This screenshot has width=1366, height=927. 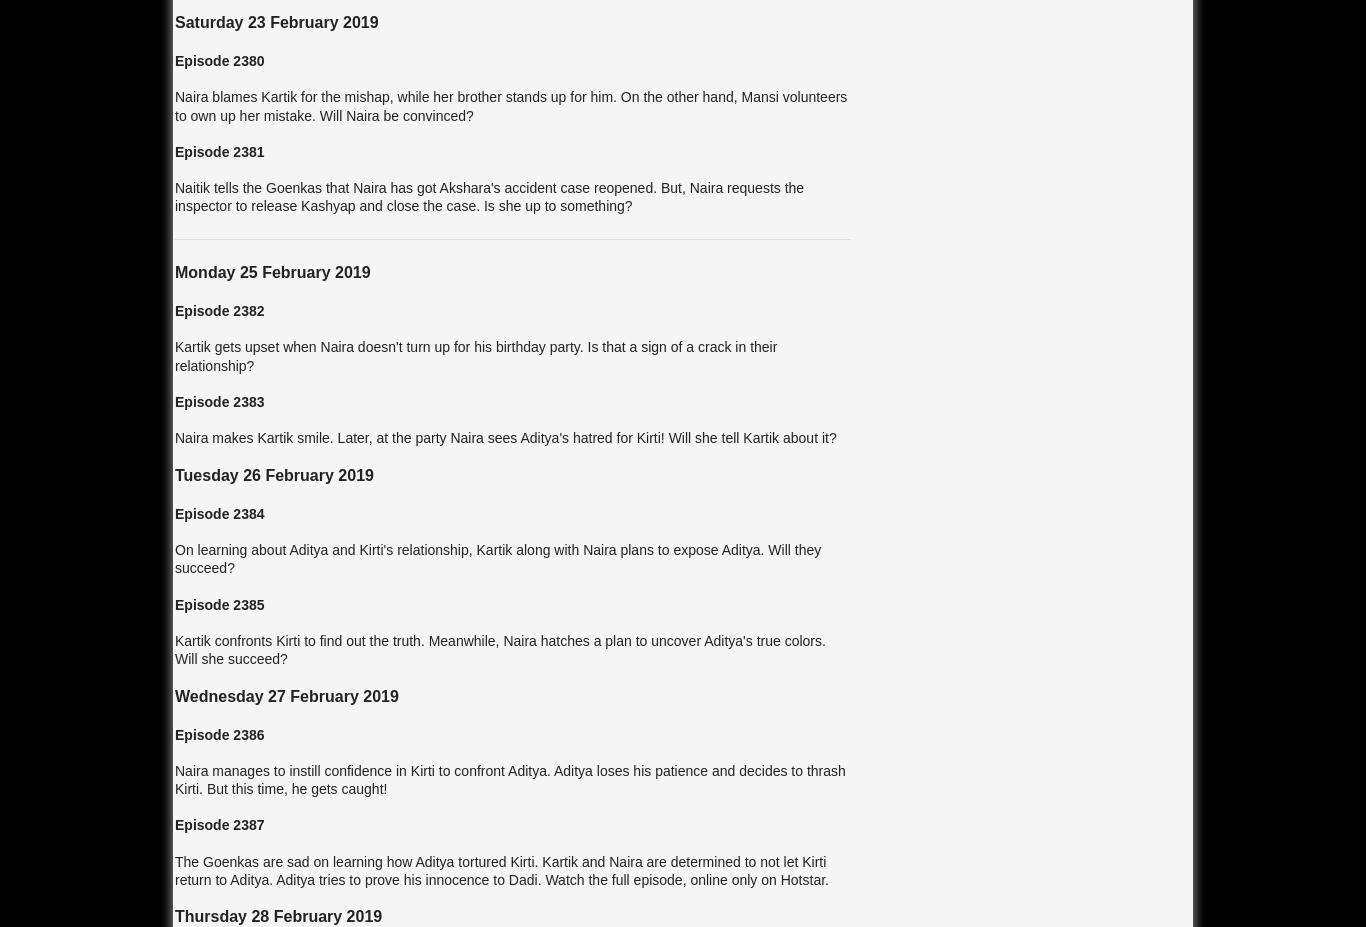 I want to click on 'Kartik confronts Kirti to find out the truth. Meanwhile, Naira hatches a plan to uncover Aditya's true colors. Will she succeed?', so click(x=499, y=648).